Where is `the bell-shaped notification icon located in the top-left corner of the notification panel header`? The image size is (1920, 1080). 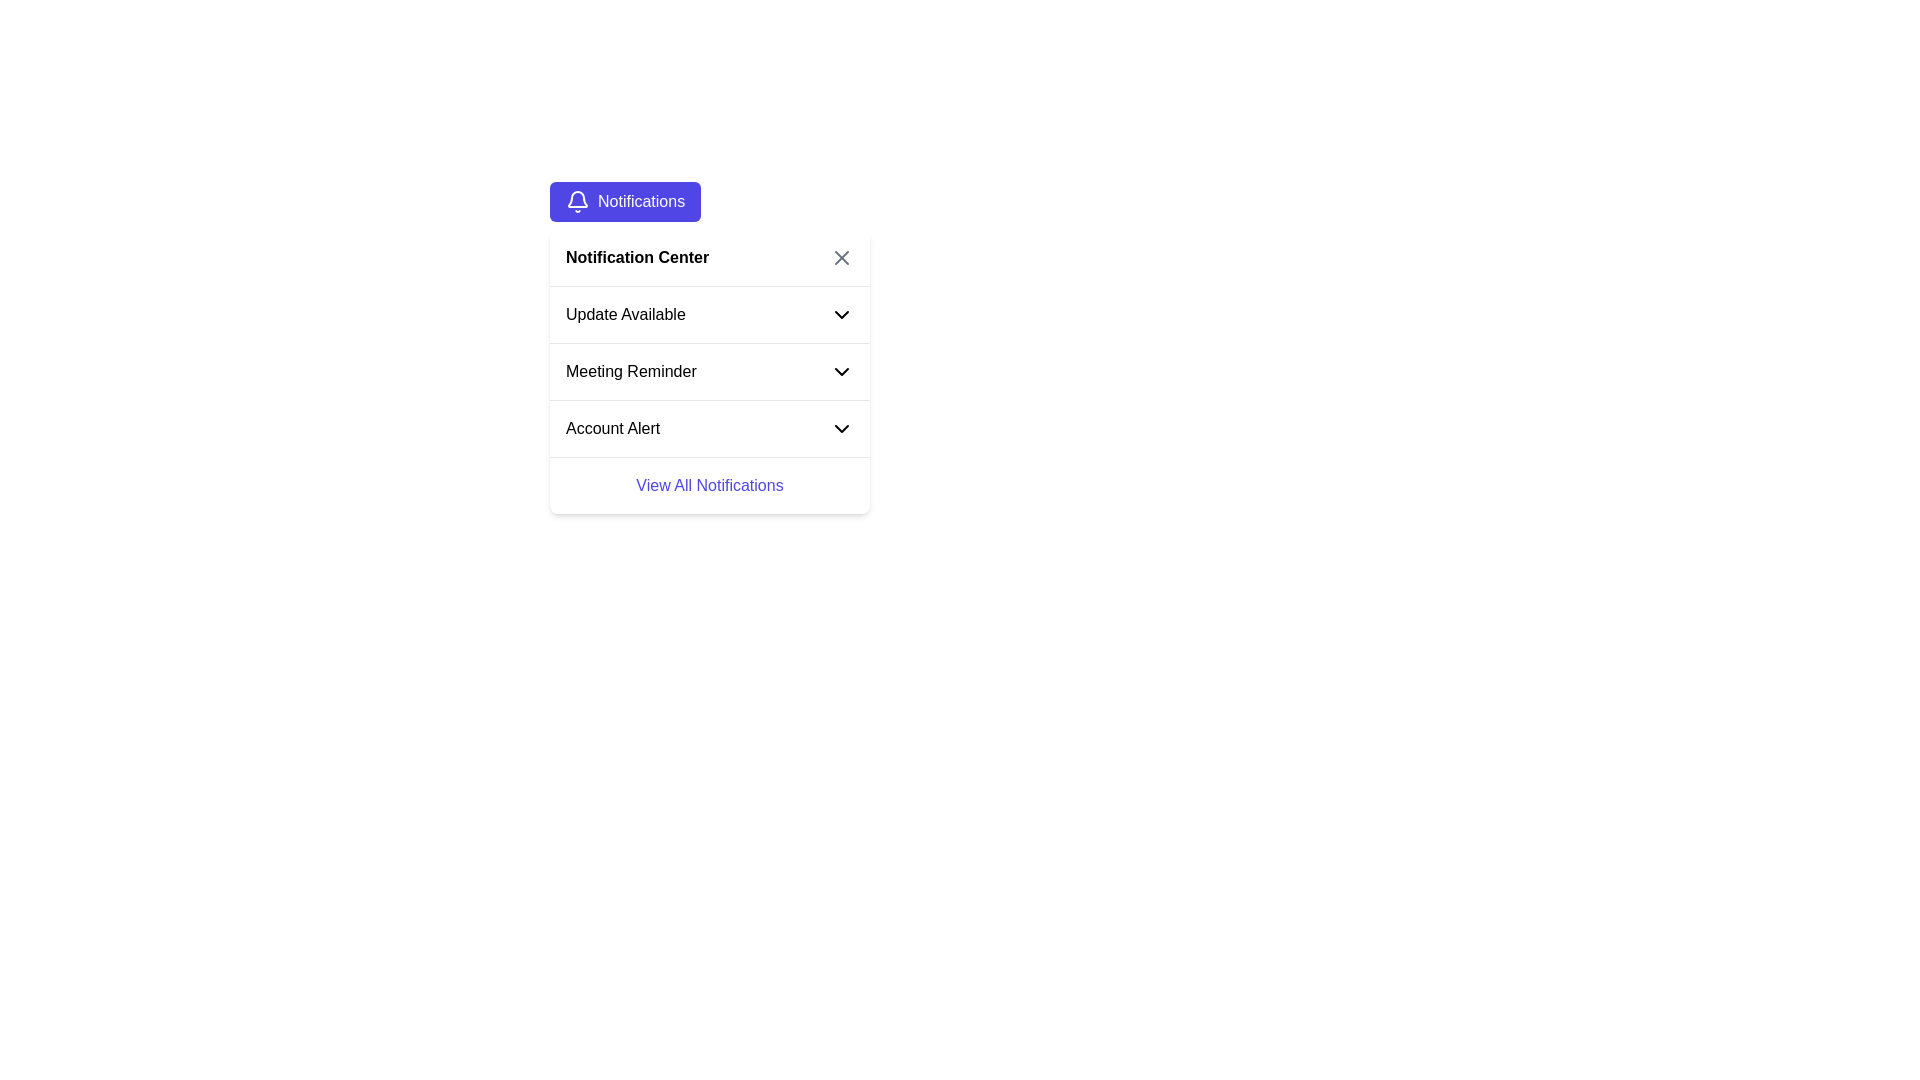 the bell-shaped notification icon located in the top-left corner of the notification panel header is located at coordinates (576, 199).